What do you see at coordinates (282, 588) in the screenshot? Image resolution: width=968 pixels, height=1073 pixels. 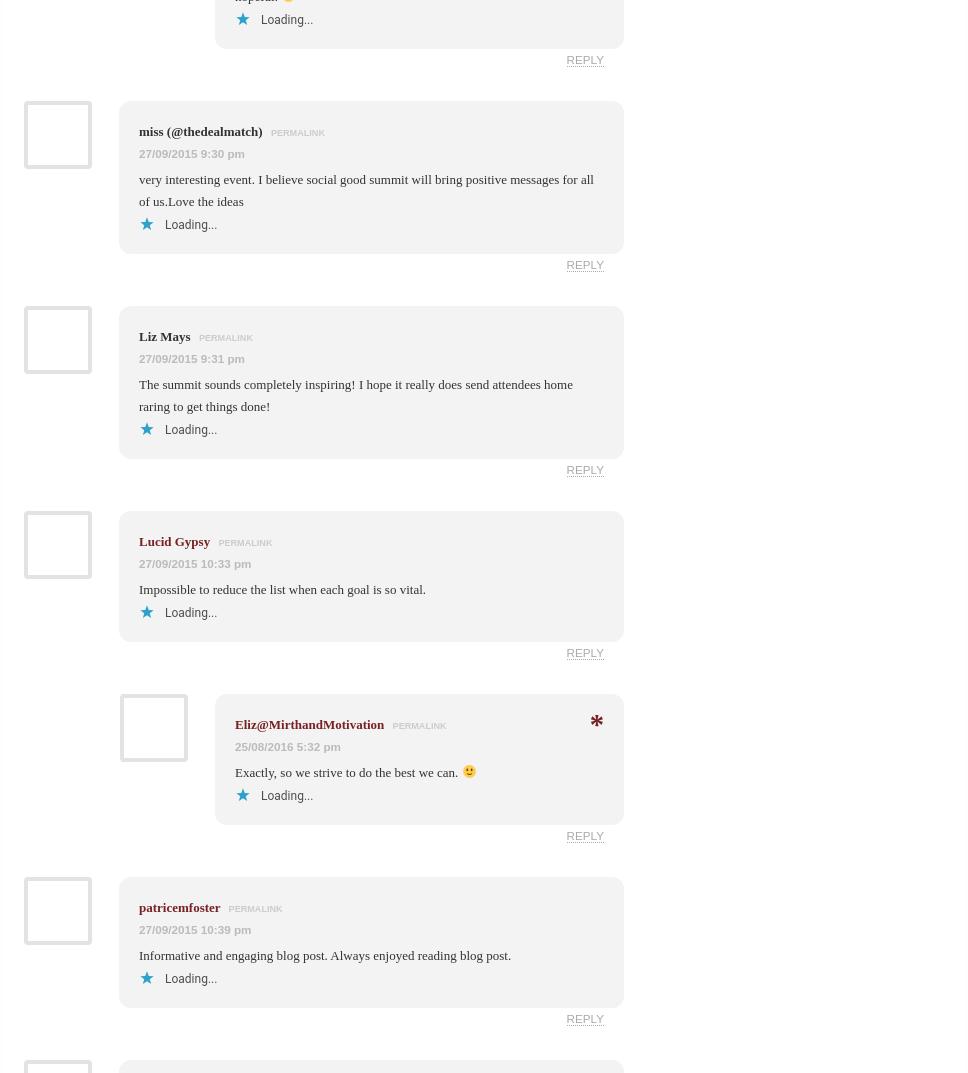 I see `'Impossible to reduce the list when each goal is so vital.'` at bounding box center [282, 588].